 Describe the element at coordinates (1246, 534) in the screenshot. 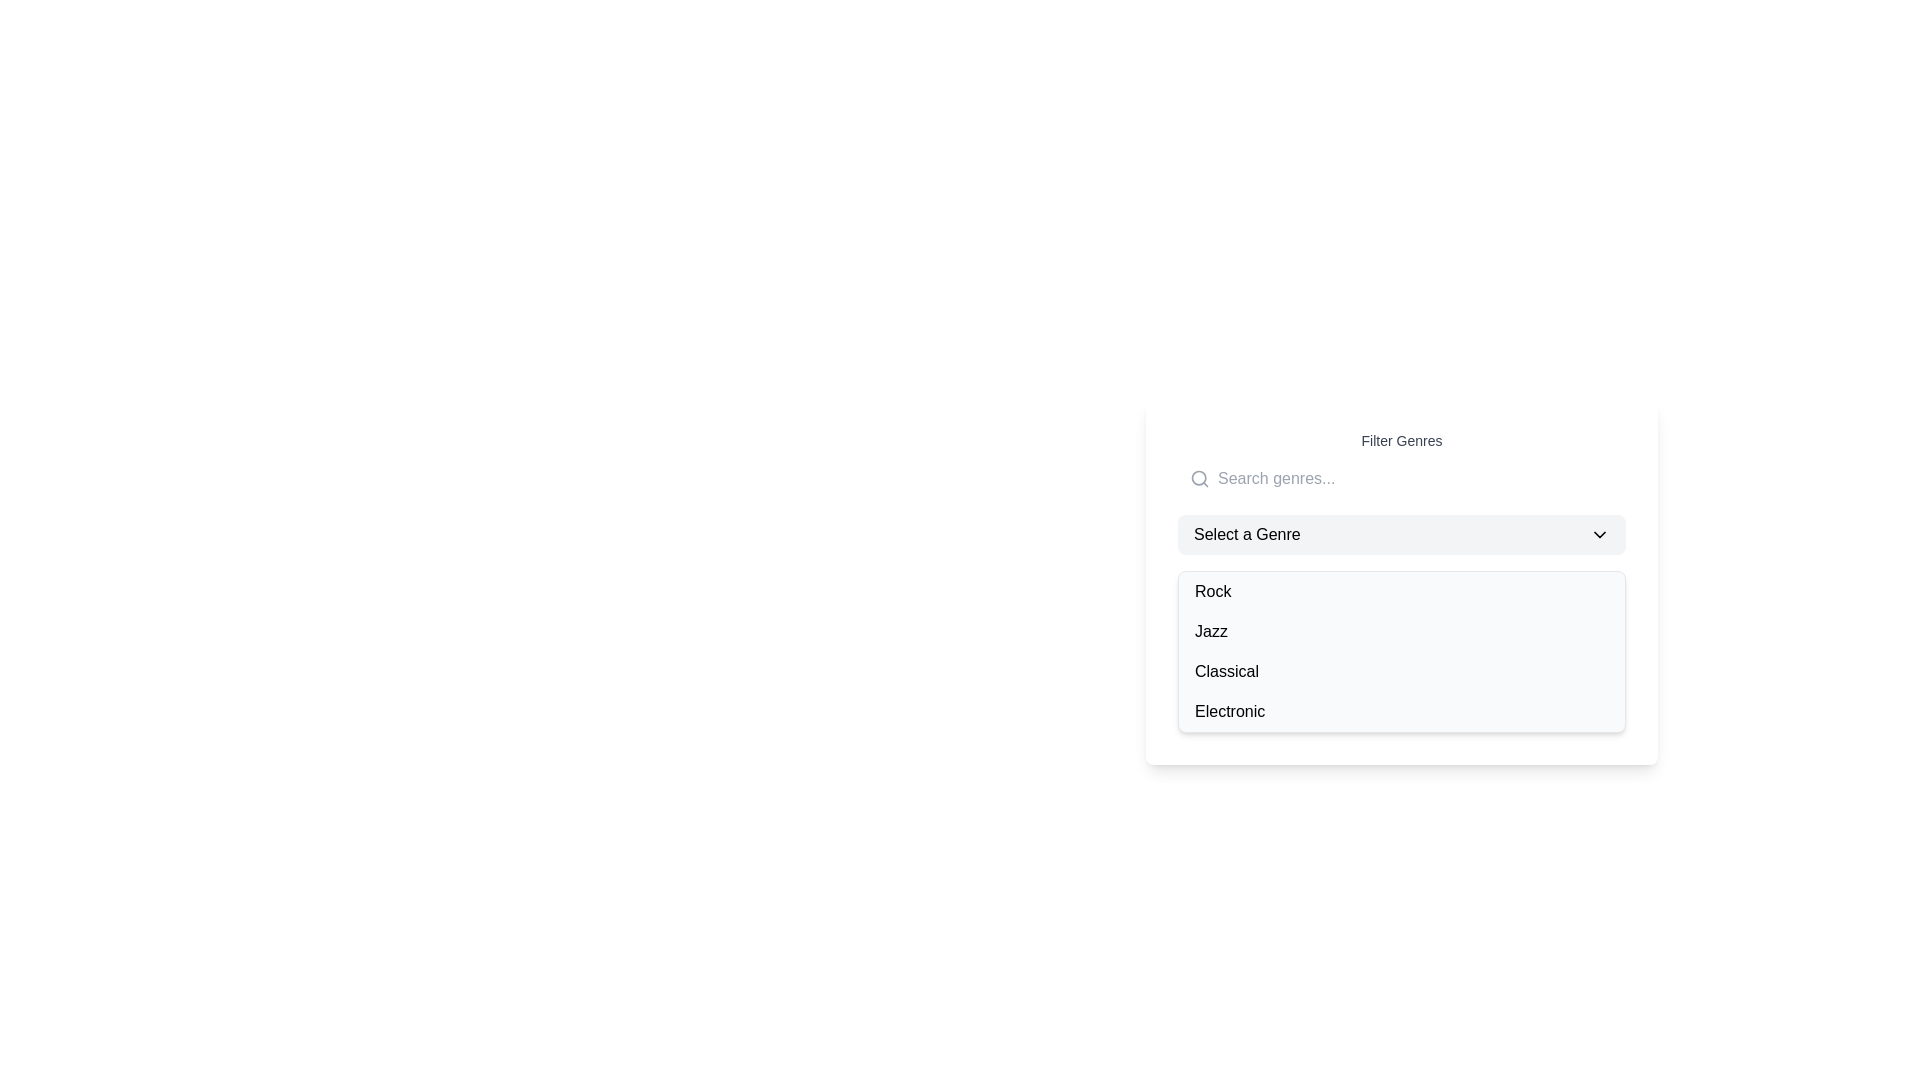

I see `the static text label guiding users to select a genre, positioned to the left of the chevron-down icon in the dropdown menu` at that location.